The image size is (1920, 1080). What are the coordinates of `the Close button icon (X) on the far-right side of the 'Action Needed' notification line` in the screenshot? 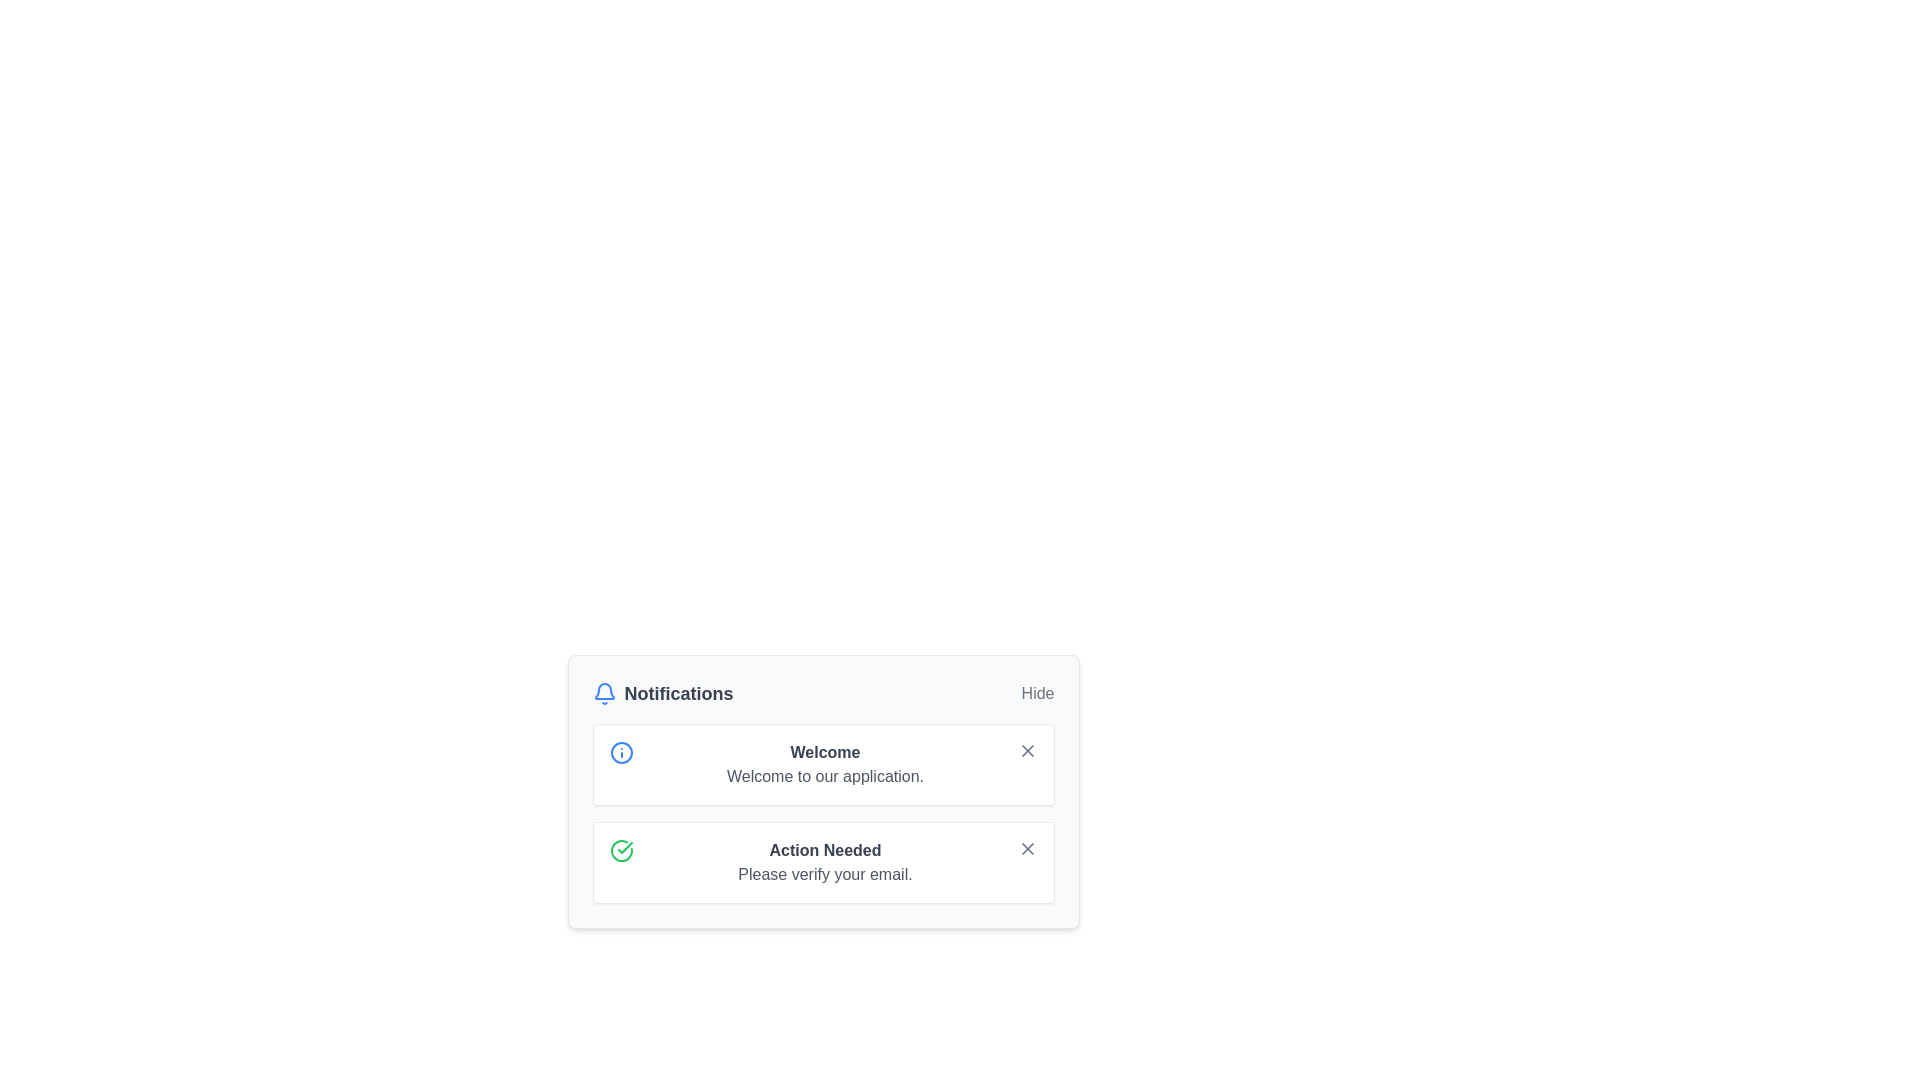 It's located at (1027, 848).